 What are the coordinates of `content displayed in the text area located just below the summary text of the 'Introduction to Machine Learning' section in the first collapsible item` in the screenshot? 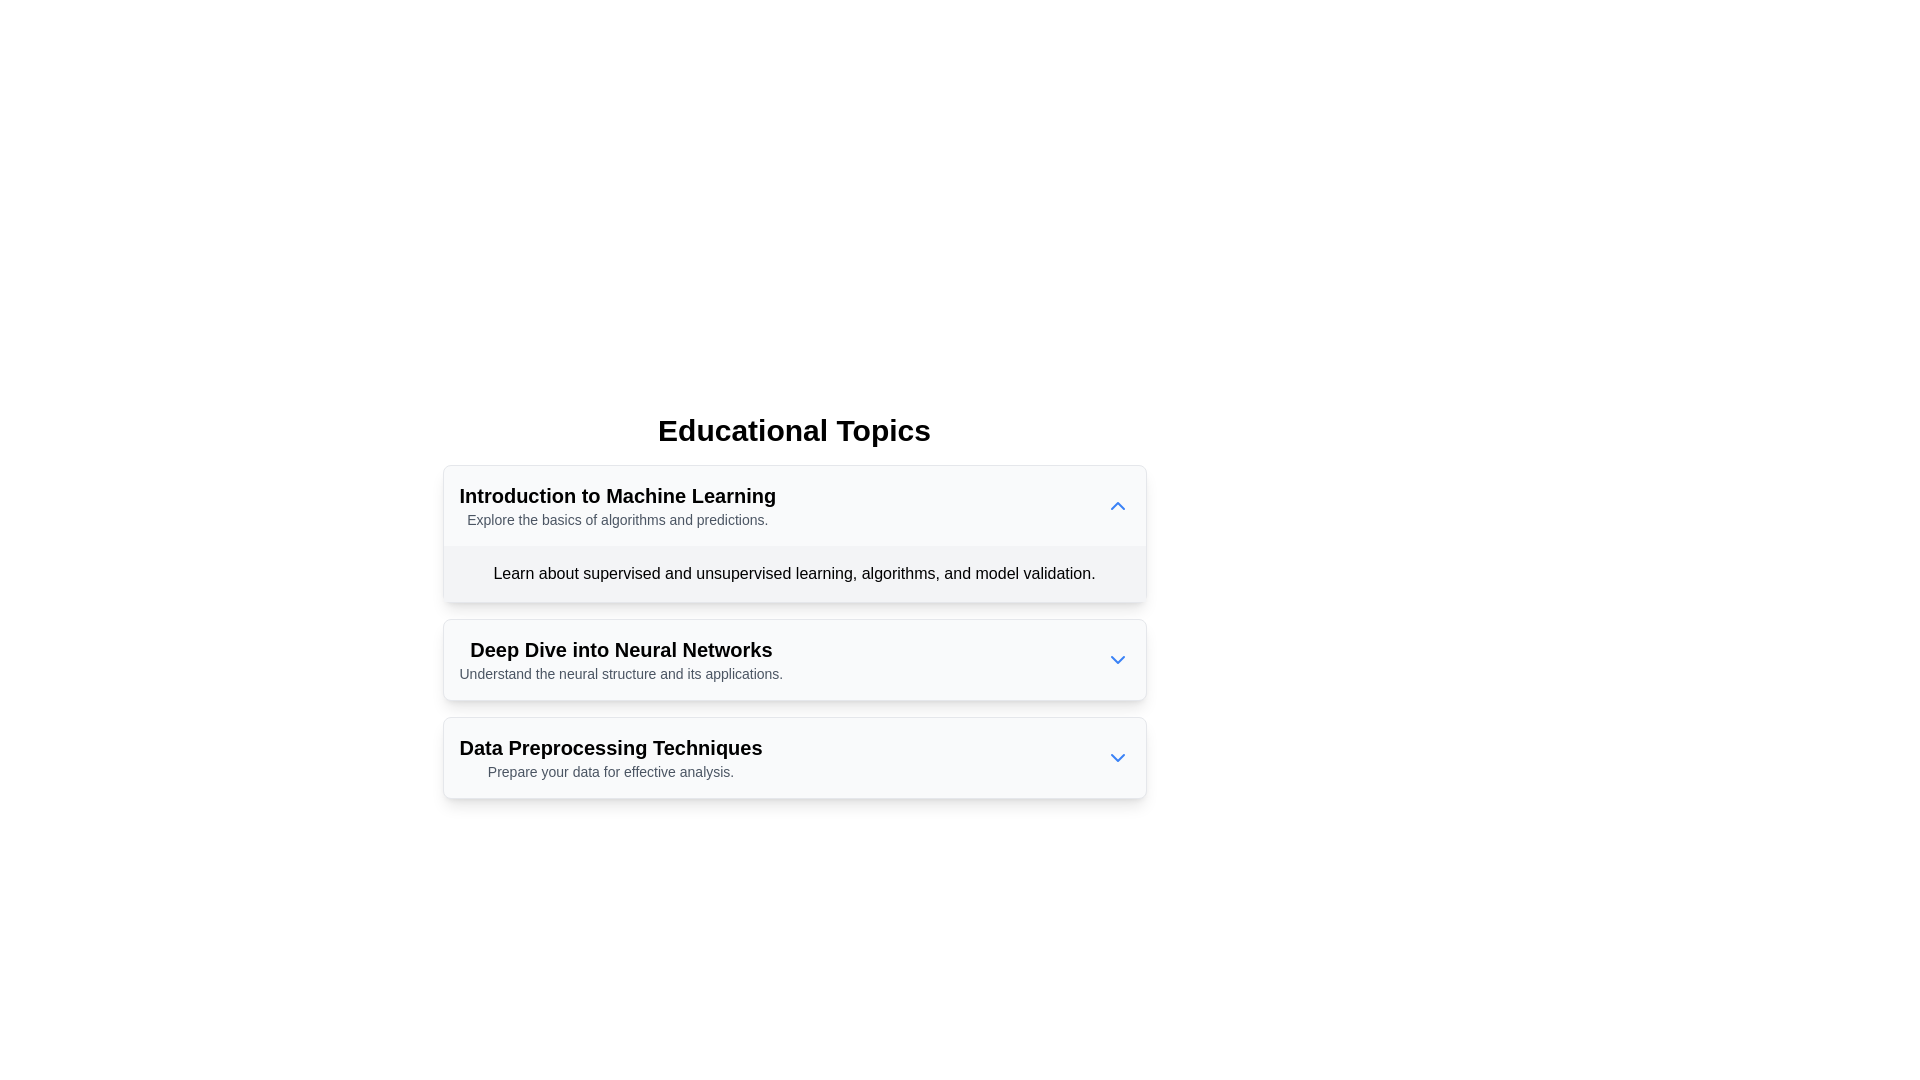 It's located at (793, 574).